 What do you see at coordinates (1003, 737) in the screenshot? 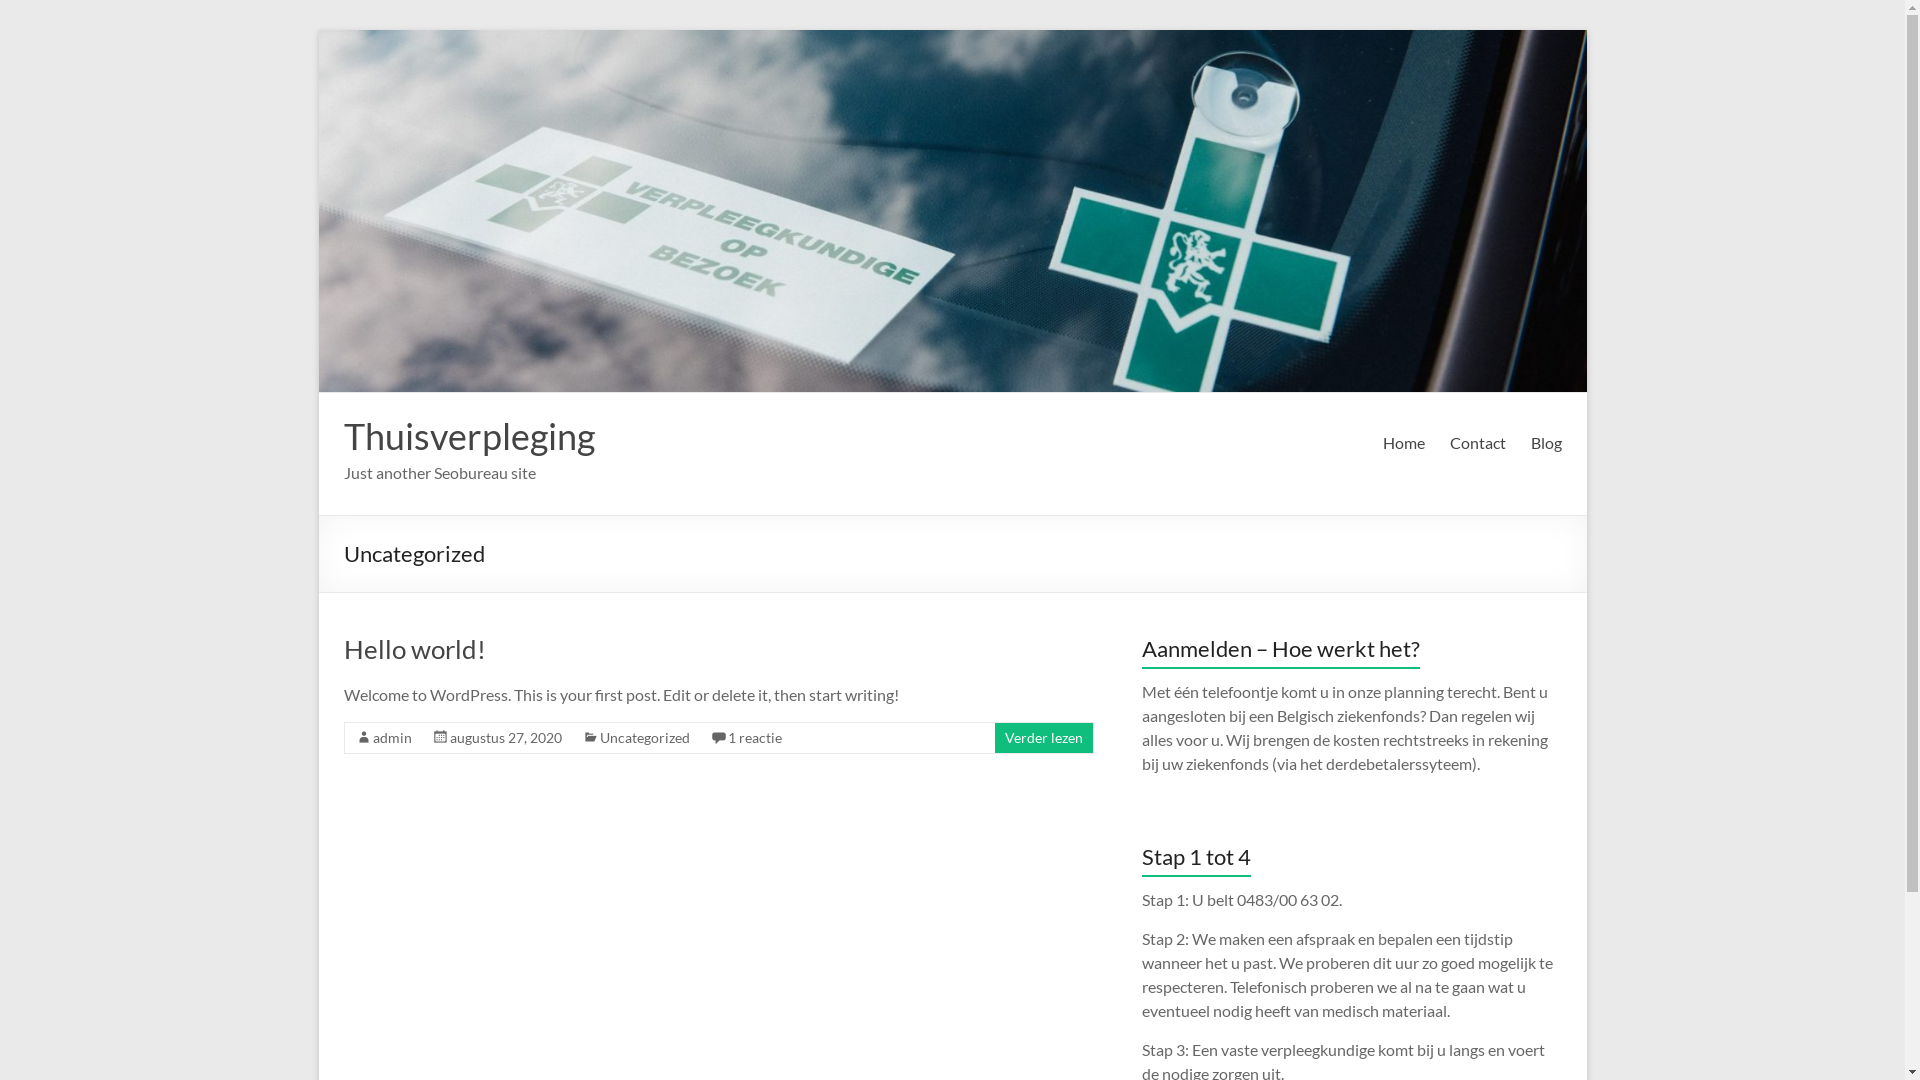
I see `'Verder lezen'` at bounding box center [1003, 737].